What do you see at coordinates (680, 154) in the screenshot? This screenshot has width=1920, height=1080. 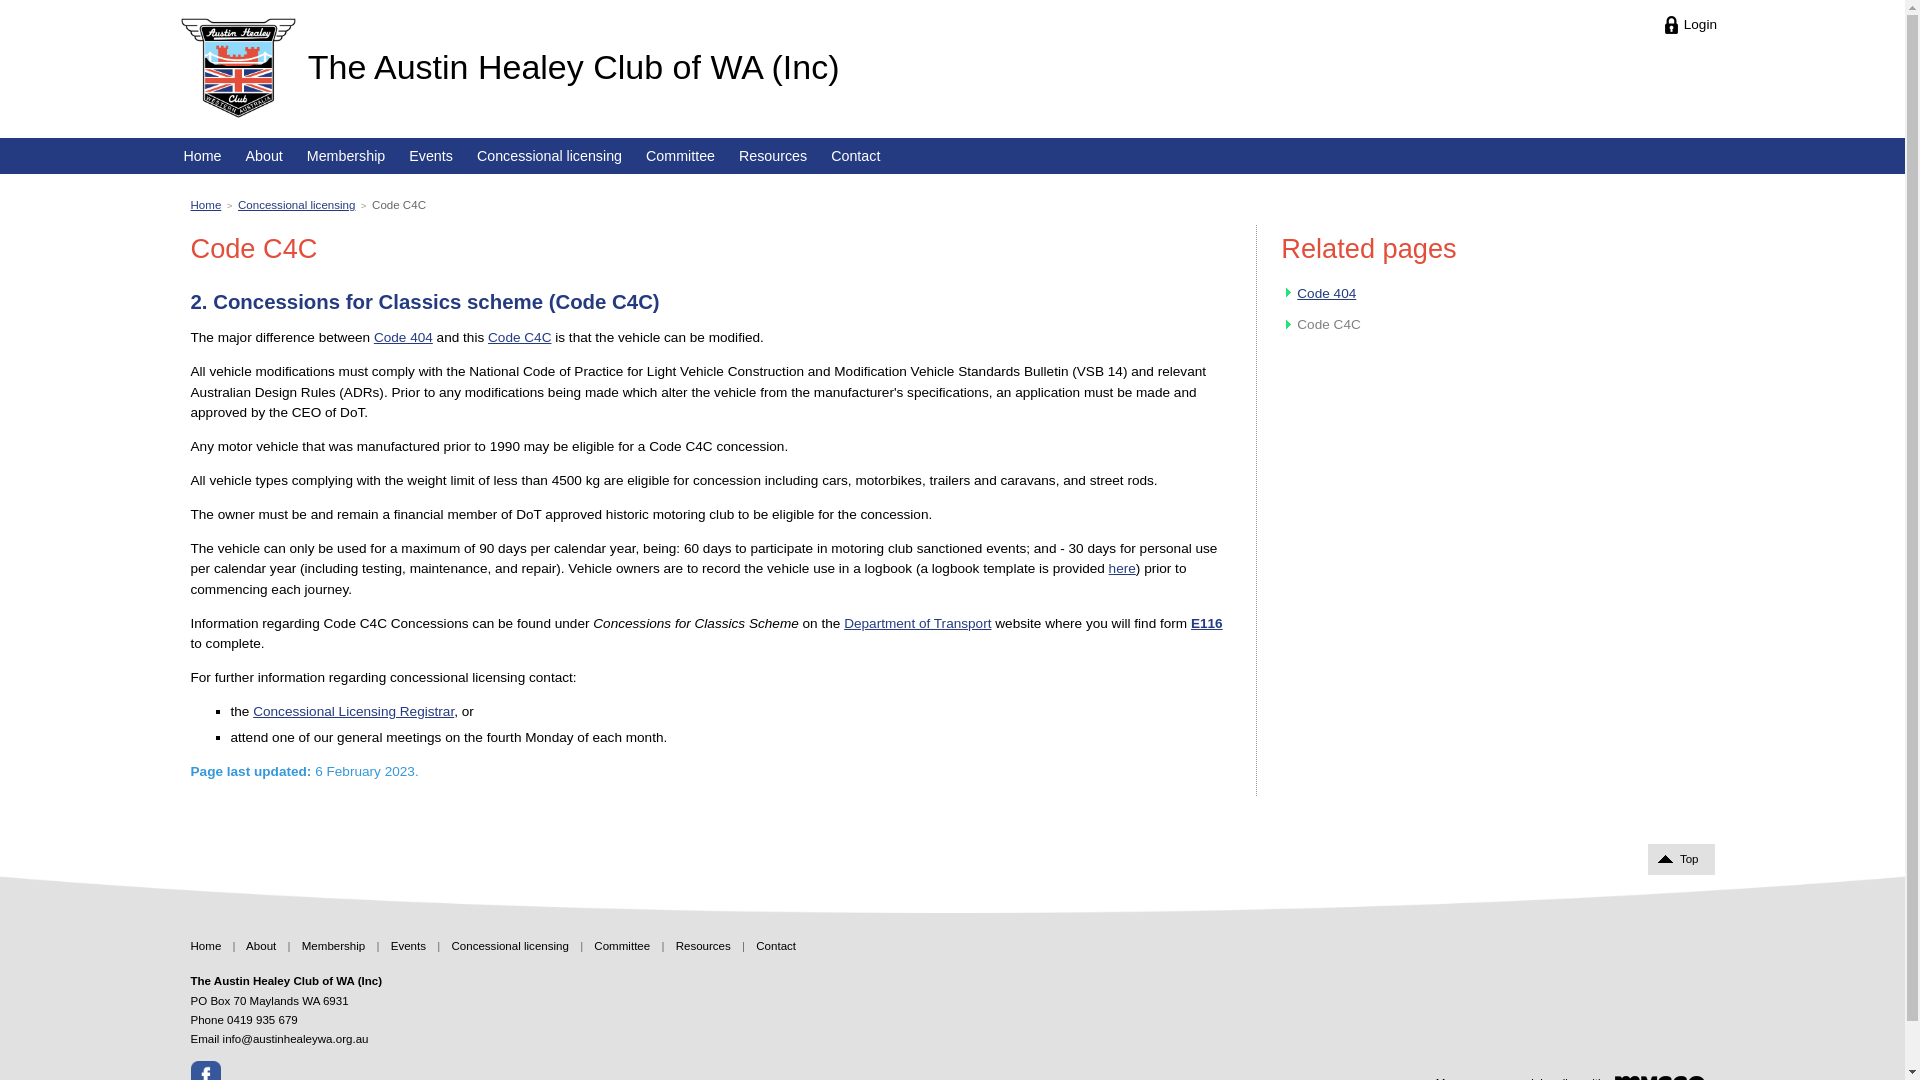 I see `'Committee'` at bounding box center [680, 154].